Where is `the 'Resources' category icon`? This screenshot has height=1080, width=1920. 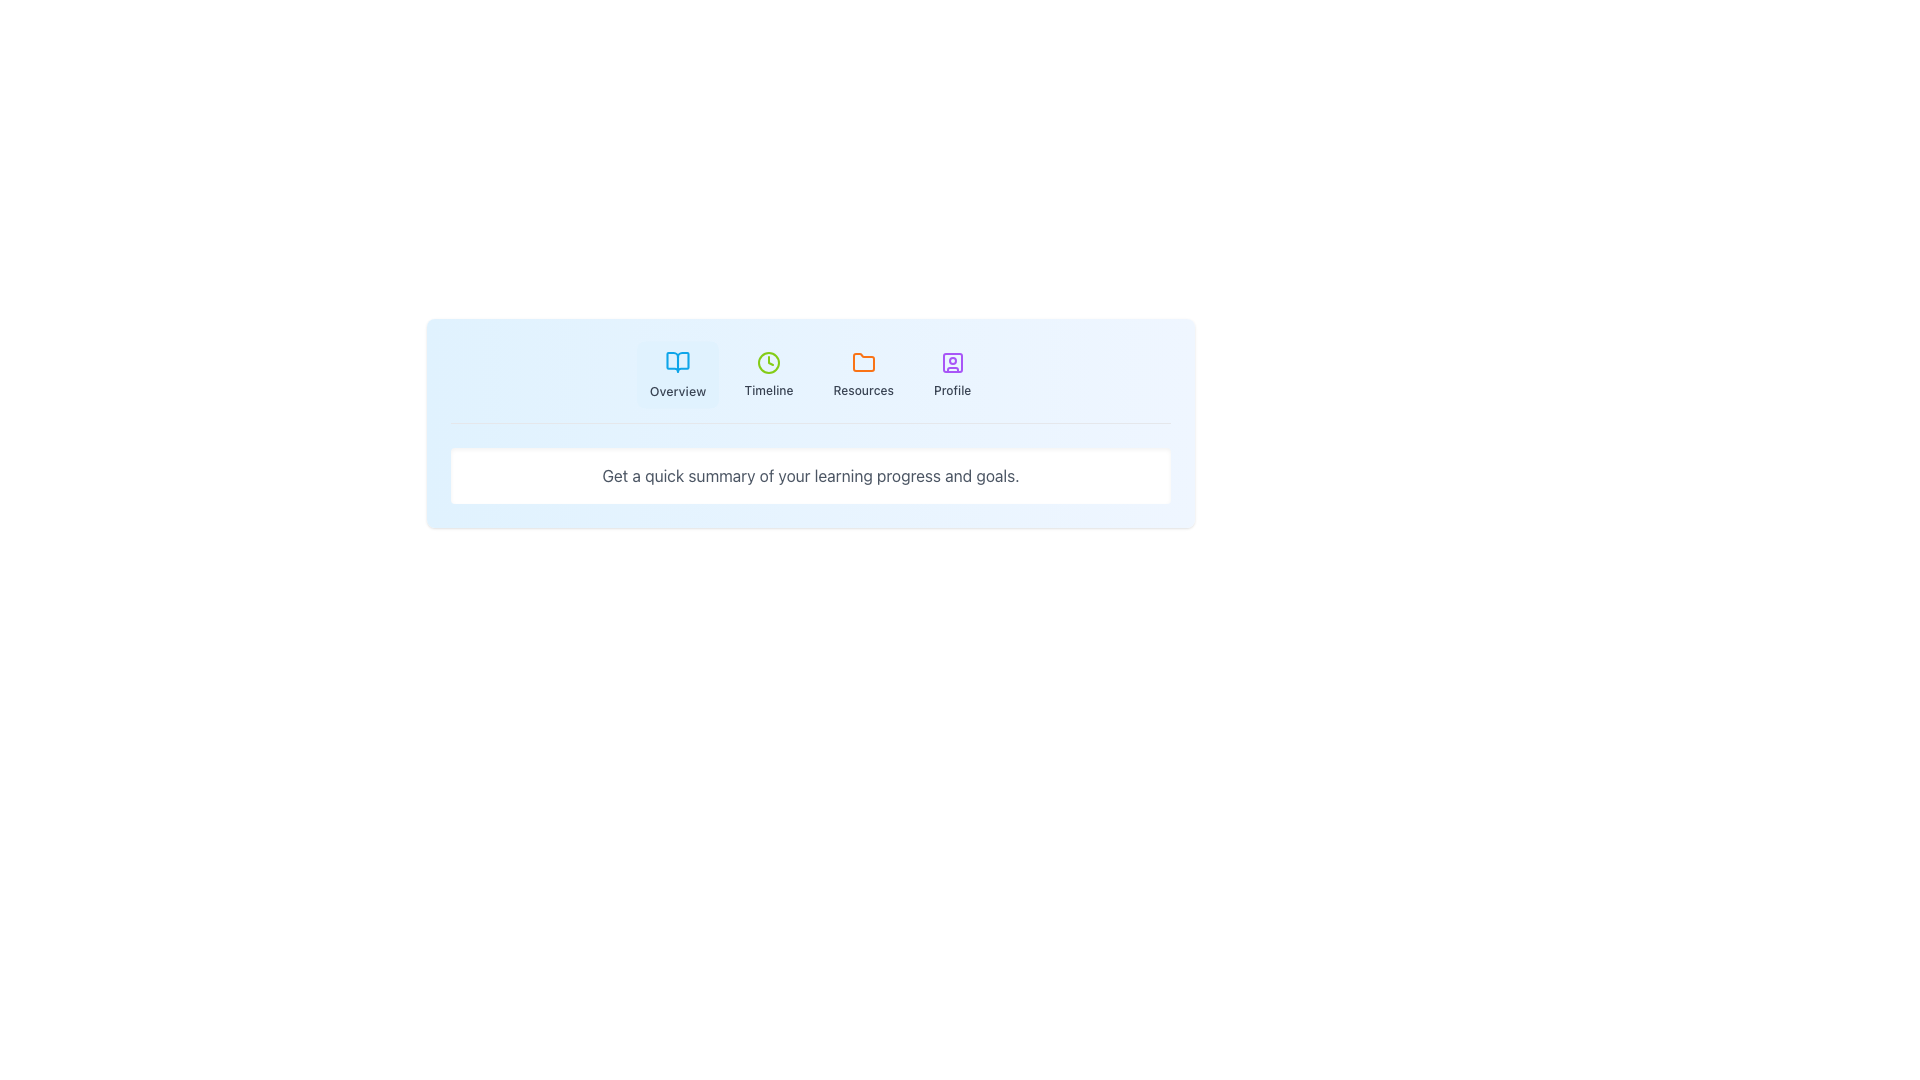 the 'Resources' category icon is located at coordinates (863, 362).